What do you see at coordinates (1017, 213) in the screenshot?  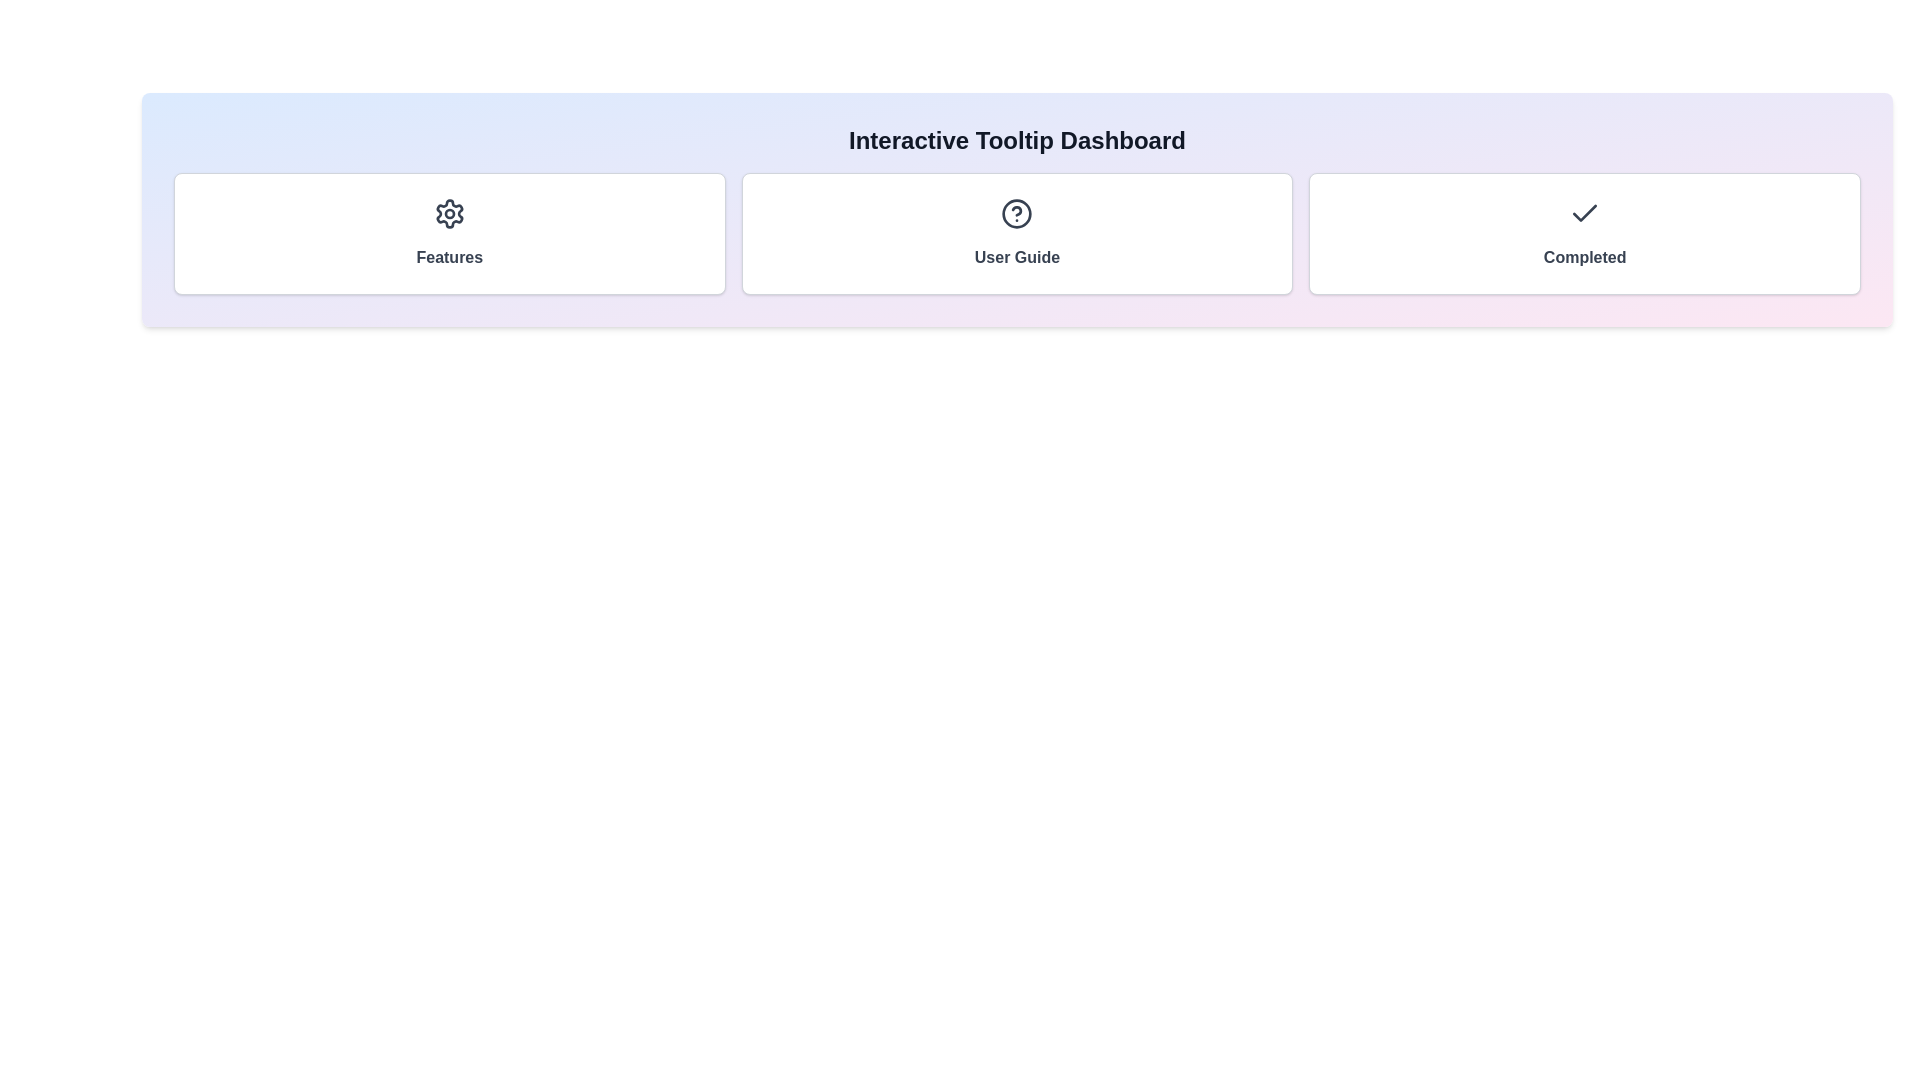 I see `the icon circle within the SVG graphic located in the 'User Guide' card` at bounding box center [1017, 213].